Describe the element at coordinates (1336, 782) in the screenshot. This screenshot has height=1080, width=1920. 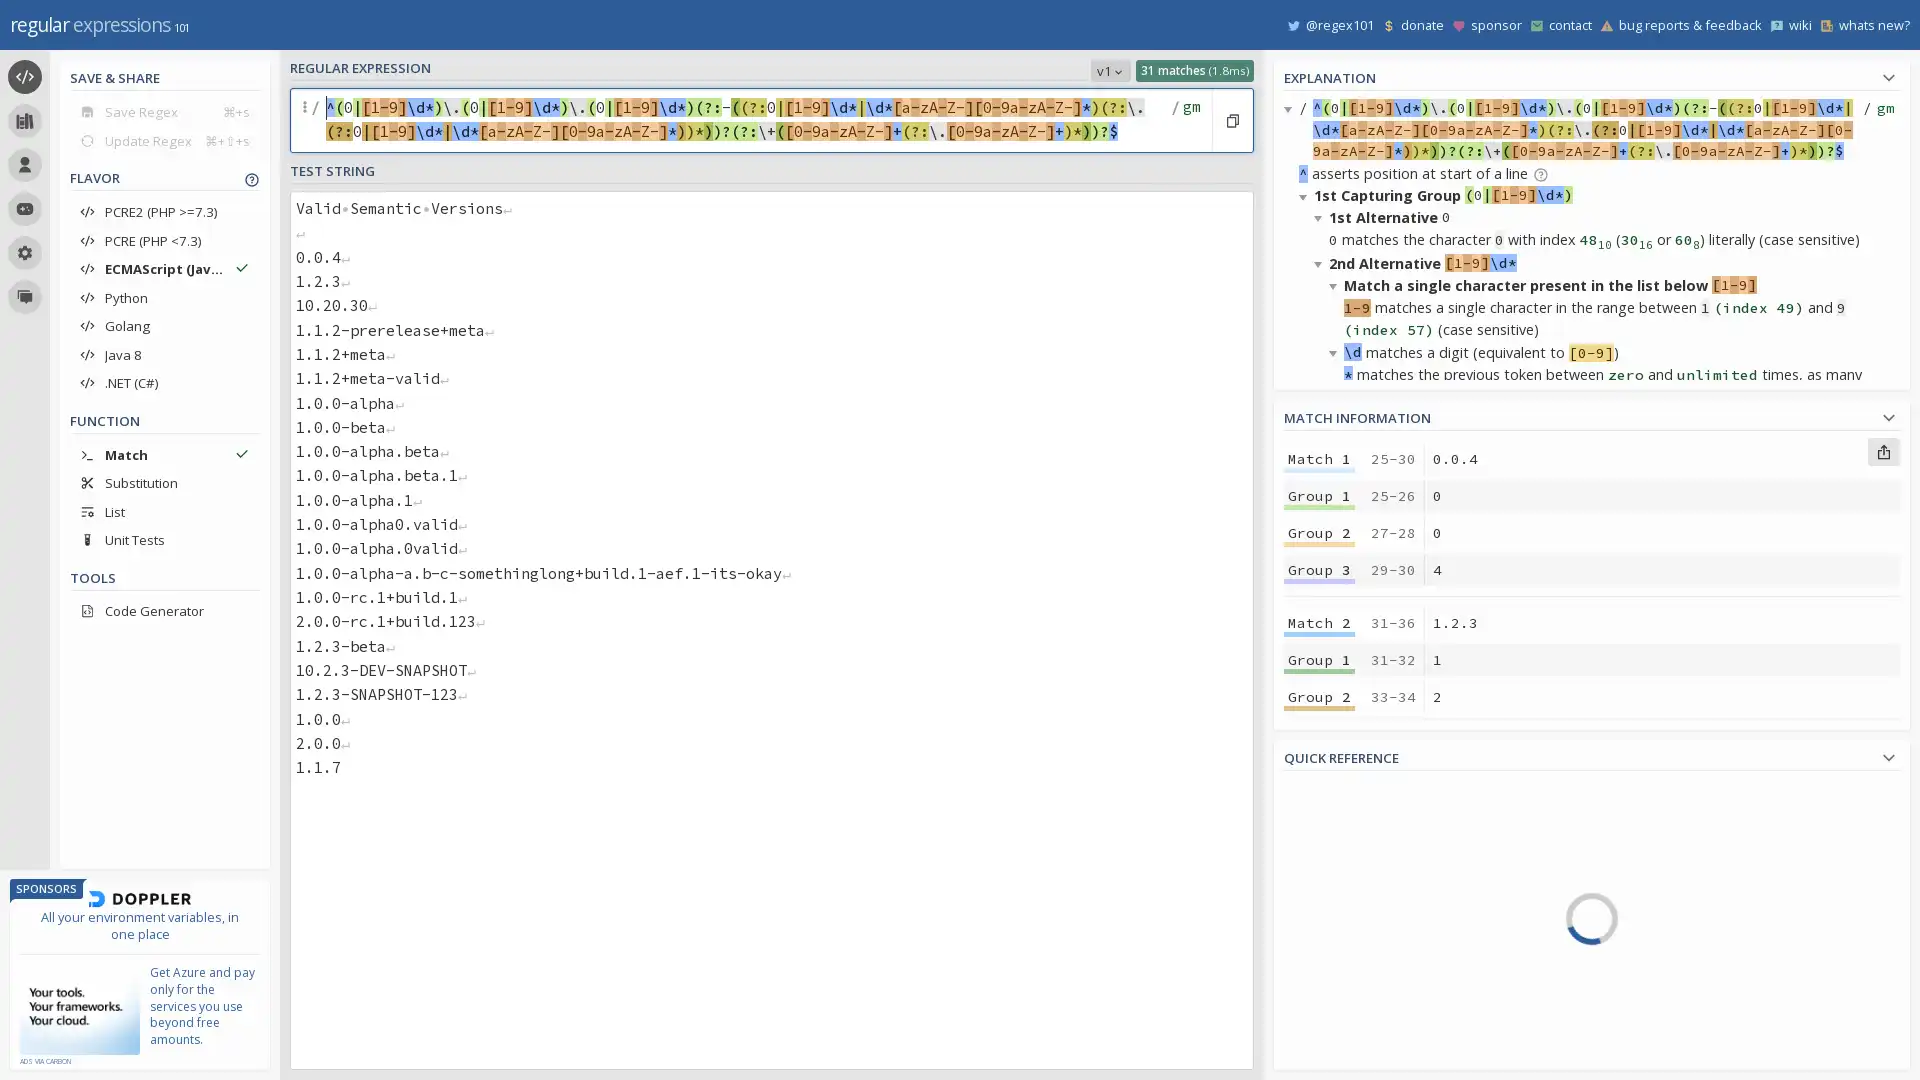
I see `Collapse Subtree` at that location.